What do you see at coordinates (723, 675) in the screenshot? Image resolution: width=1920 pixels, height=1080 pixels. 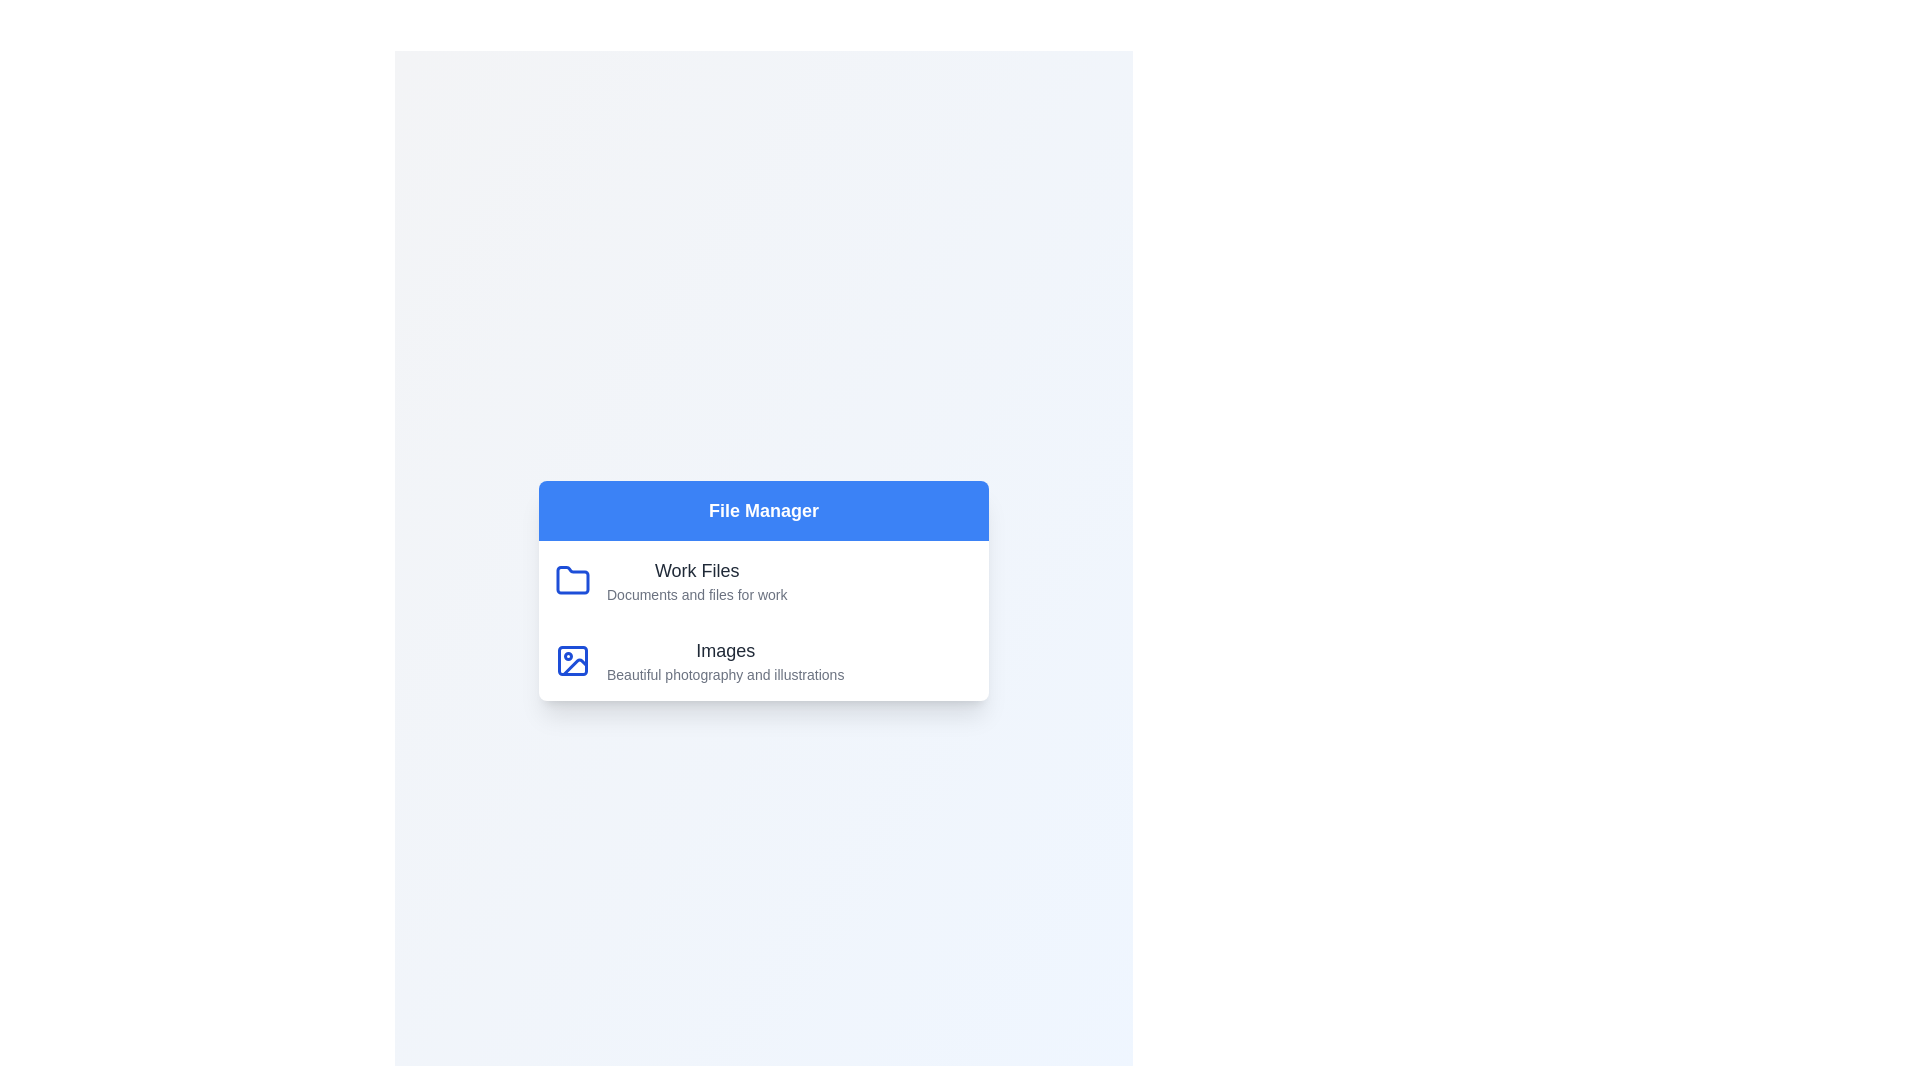 I see `the description text of the category Images` at bounding box center [723, 675].